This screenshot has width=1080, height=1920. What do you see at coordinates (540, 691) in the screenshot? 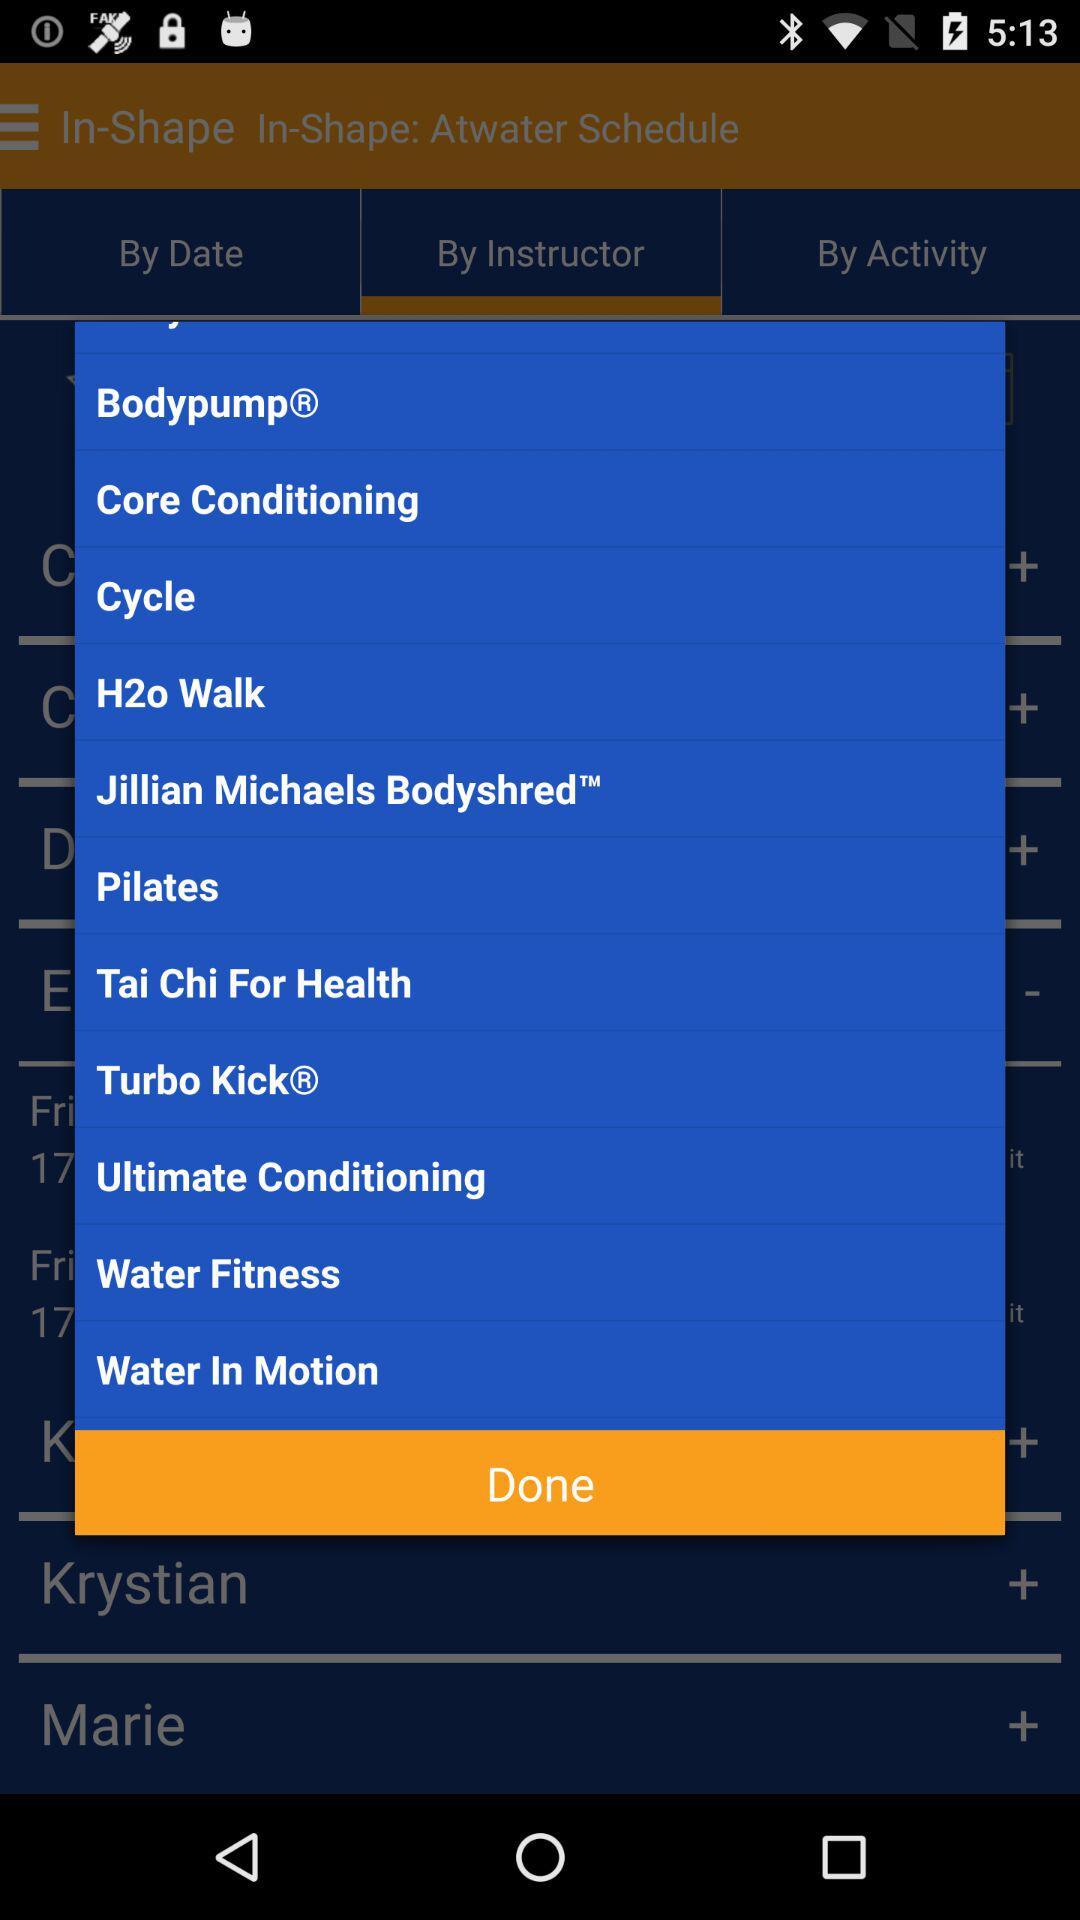
I see `the item below the cycle item` at bounding box center [540, 691].